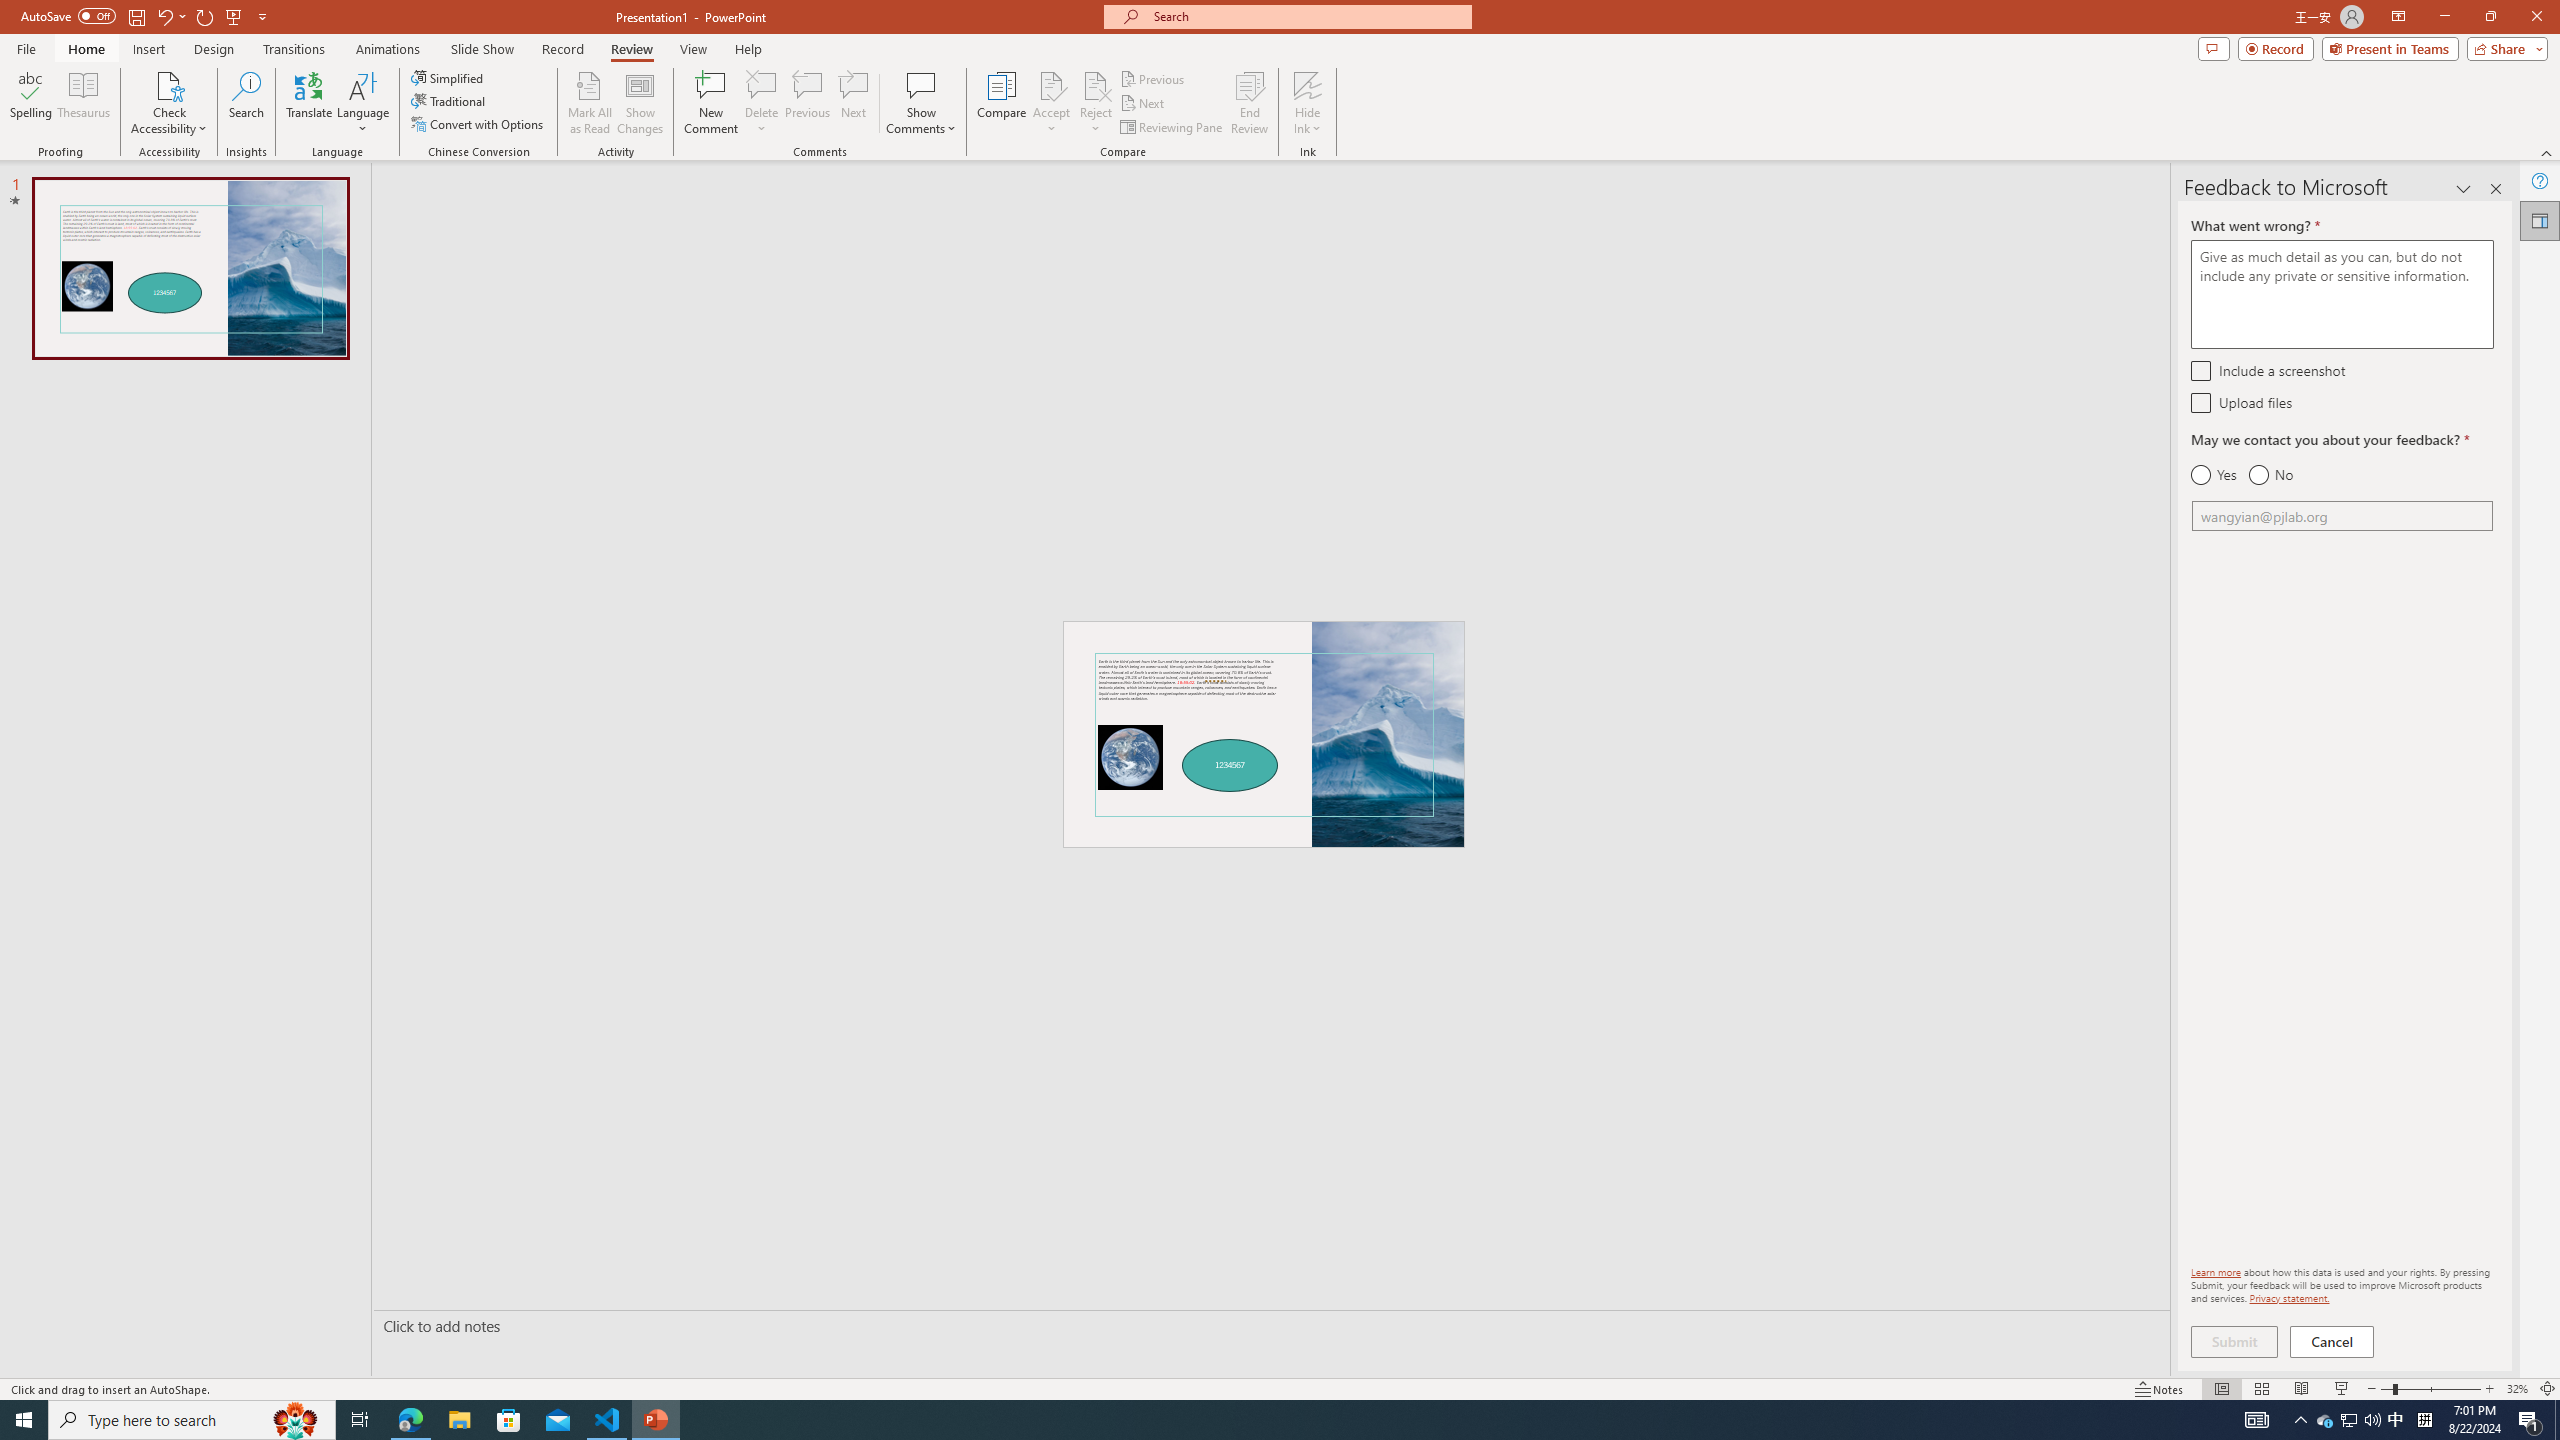  I want to click on 'Search', so click(246, 103).